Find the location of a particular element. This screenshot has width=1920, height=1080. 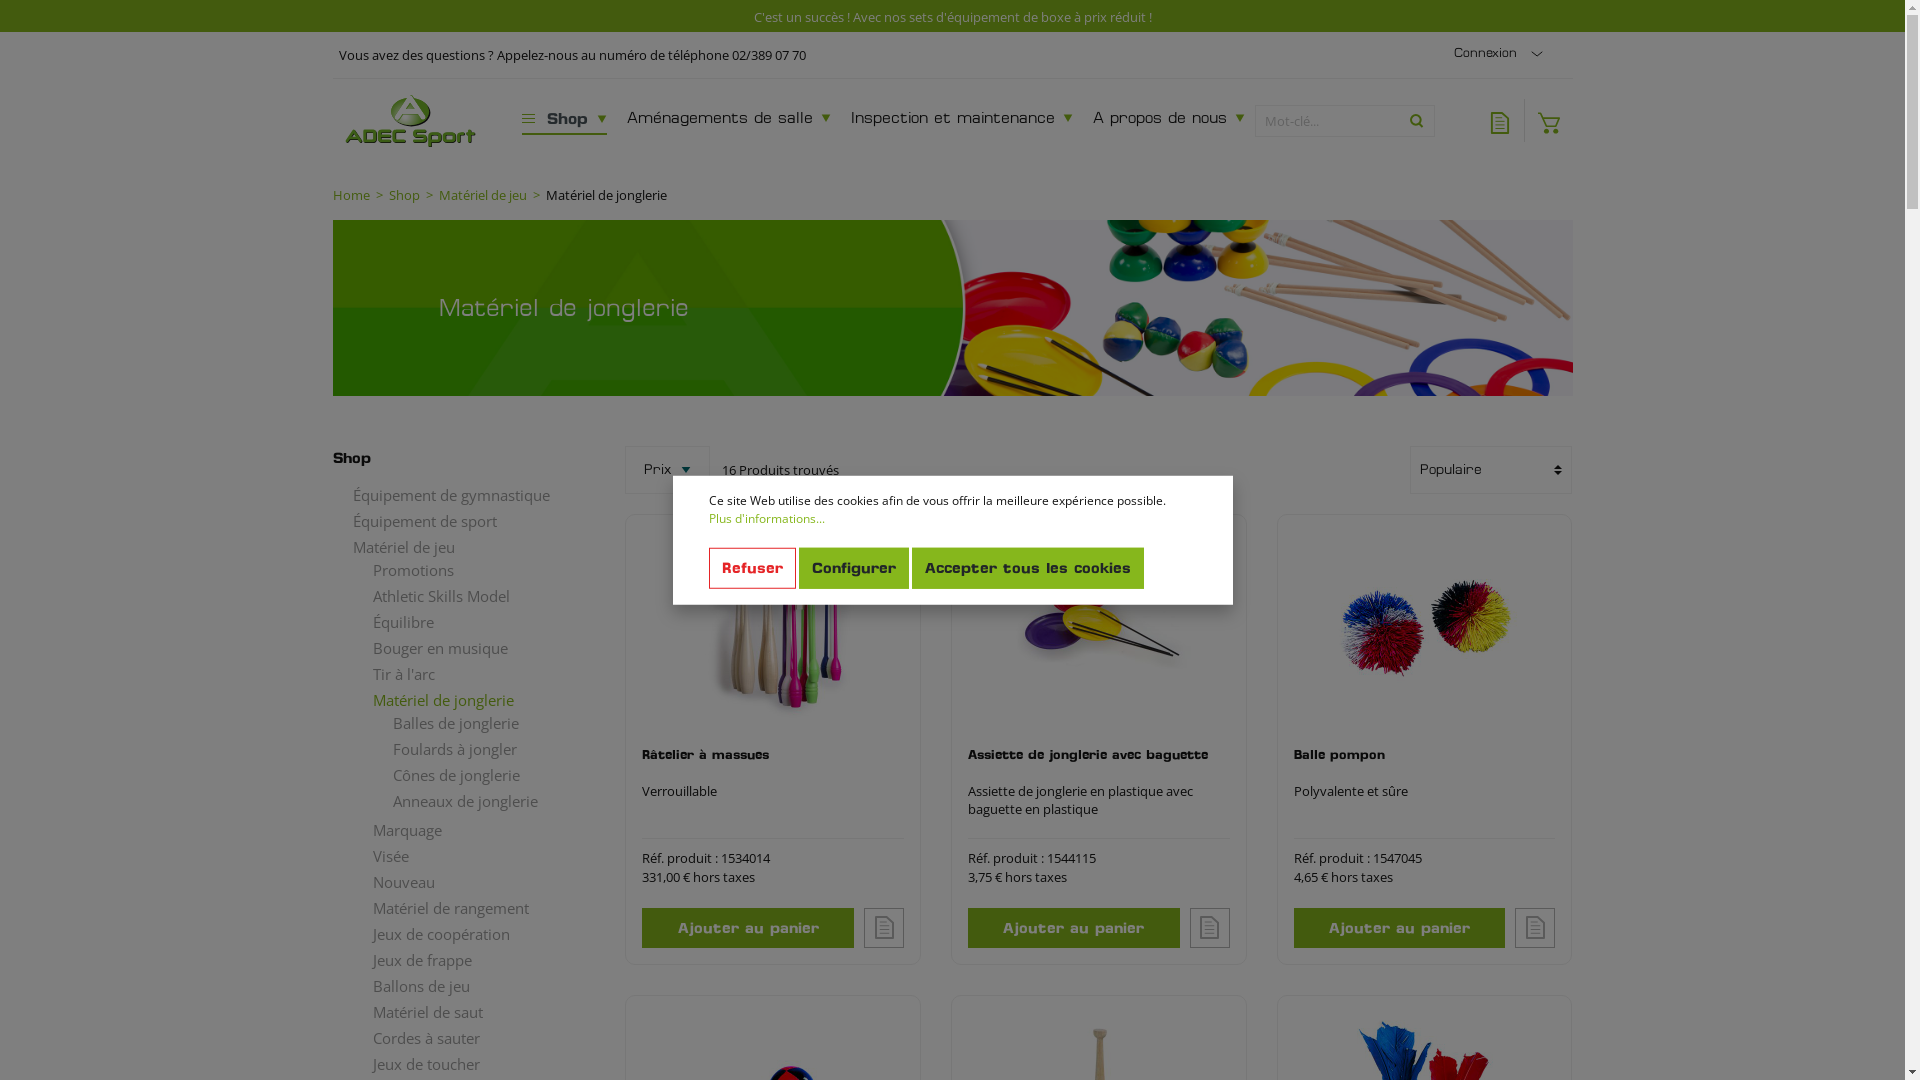

'Jeux de frappe' is located at coordinates (467, 959).